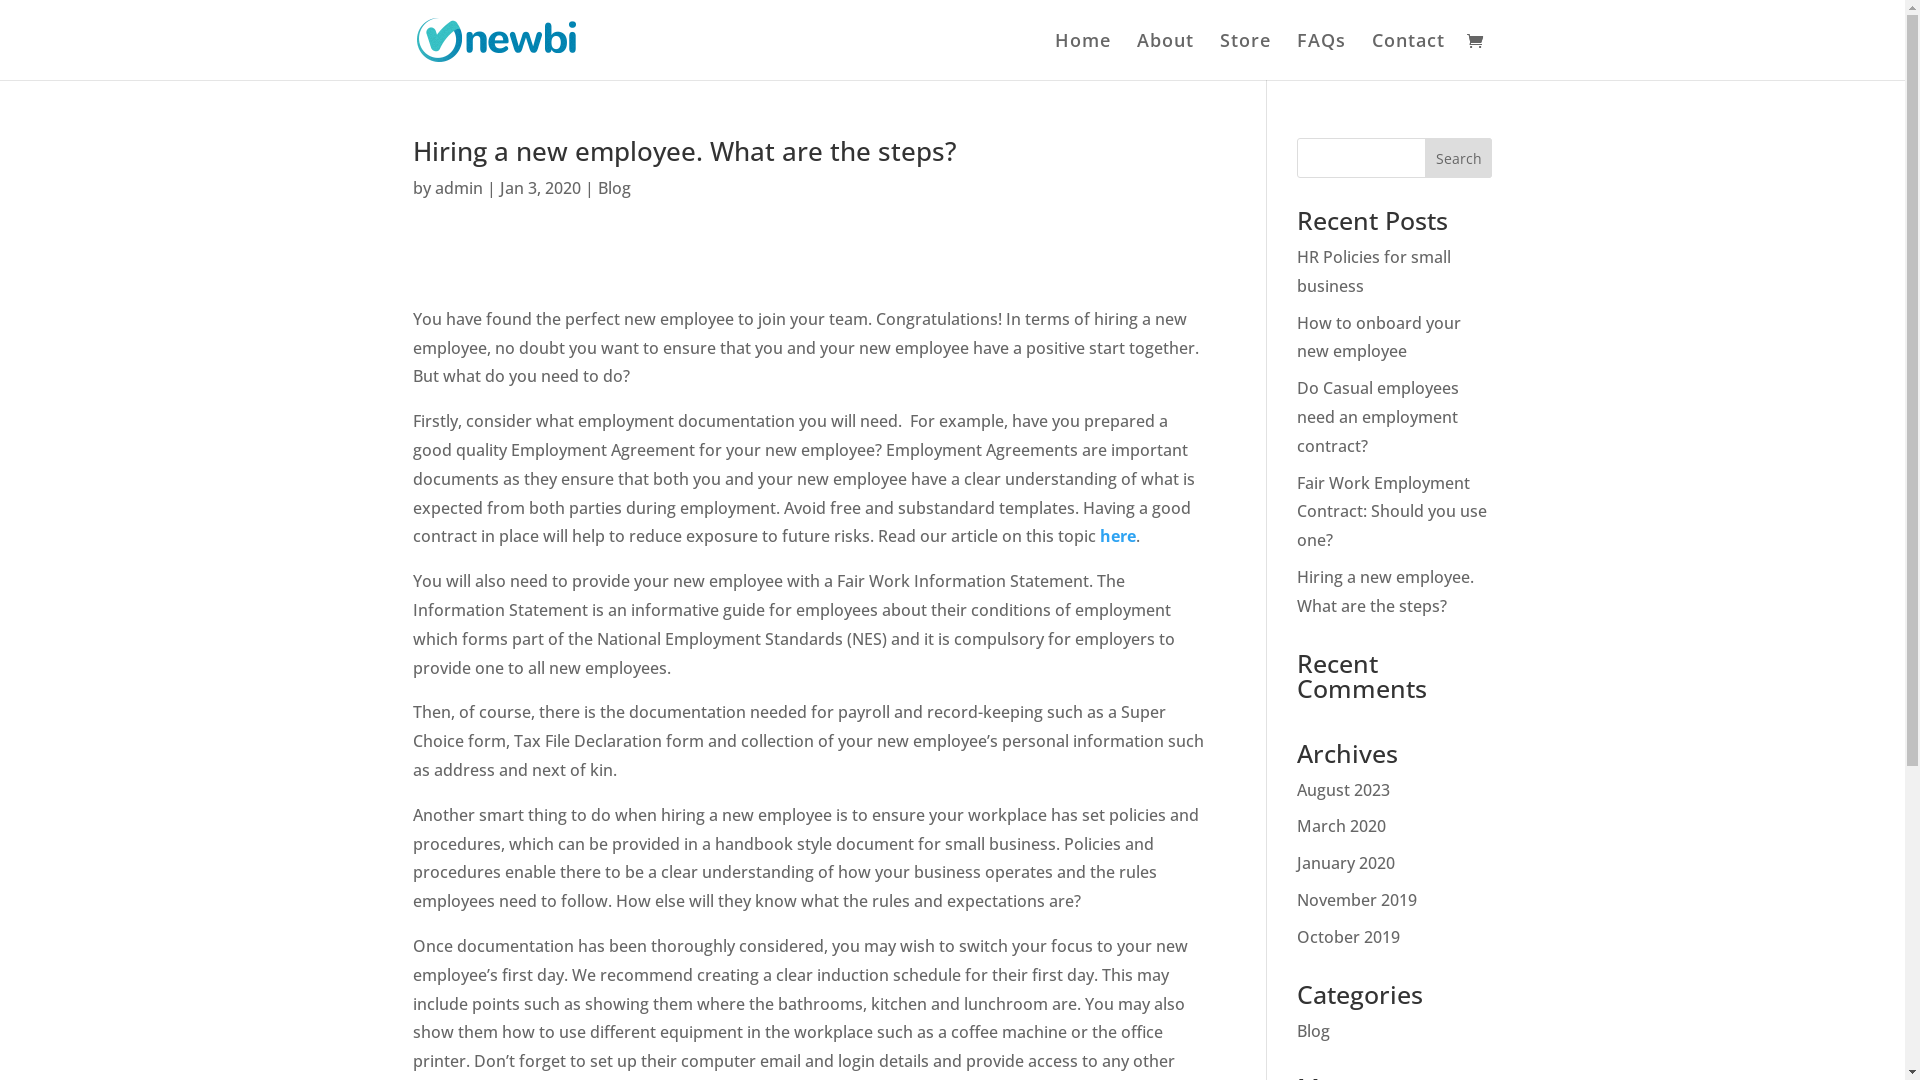 This screenshot has height=1080, width=1920. I want to click on 'October 2019', so click(1296, 937).